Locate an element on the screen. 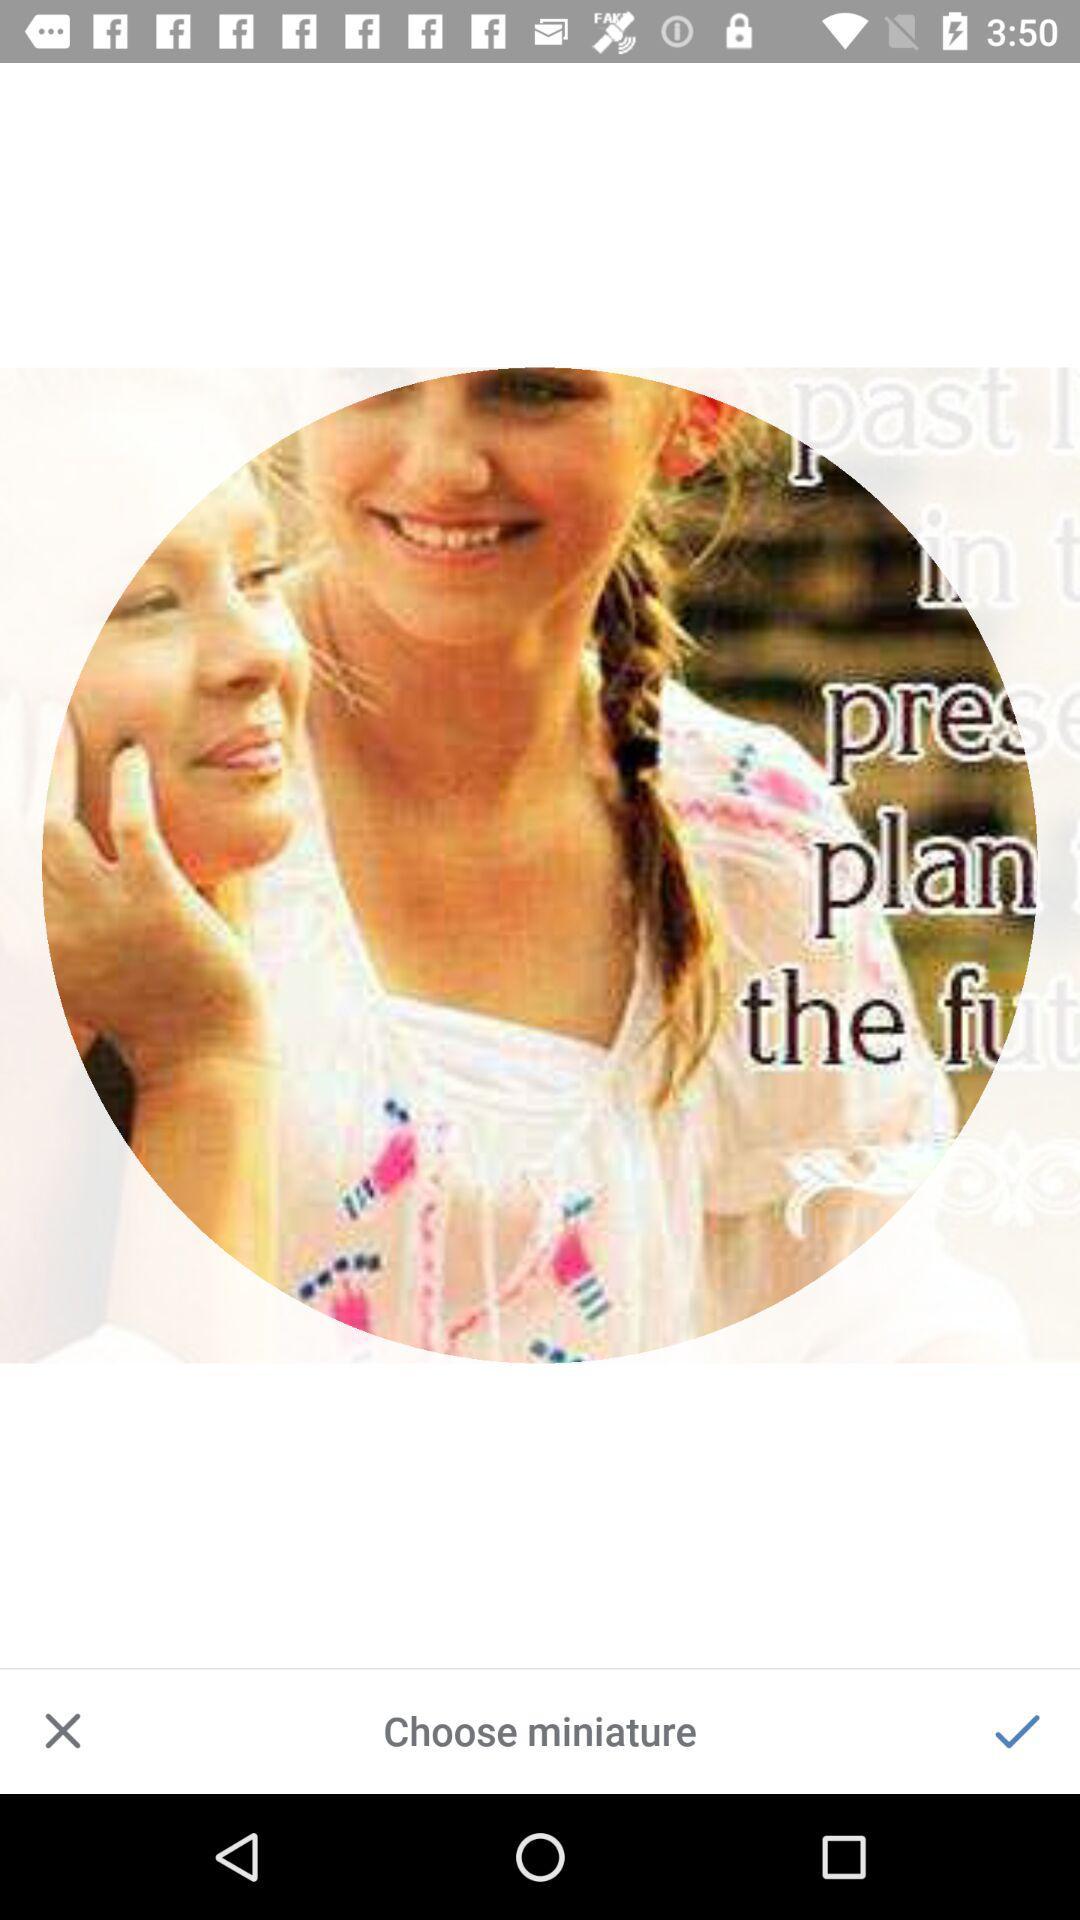  accept is located at coordinates (1017, 1730).